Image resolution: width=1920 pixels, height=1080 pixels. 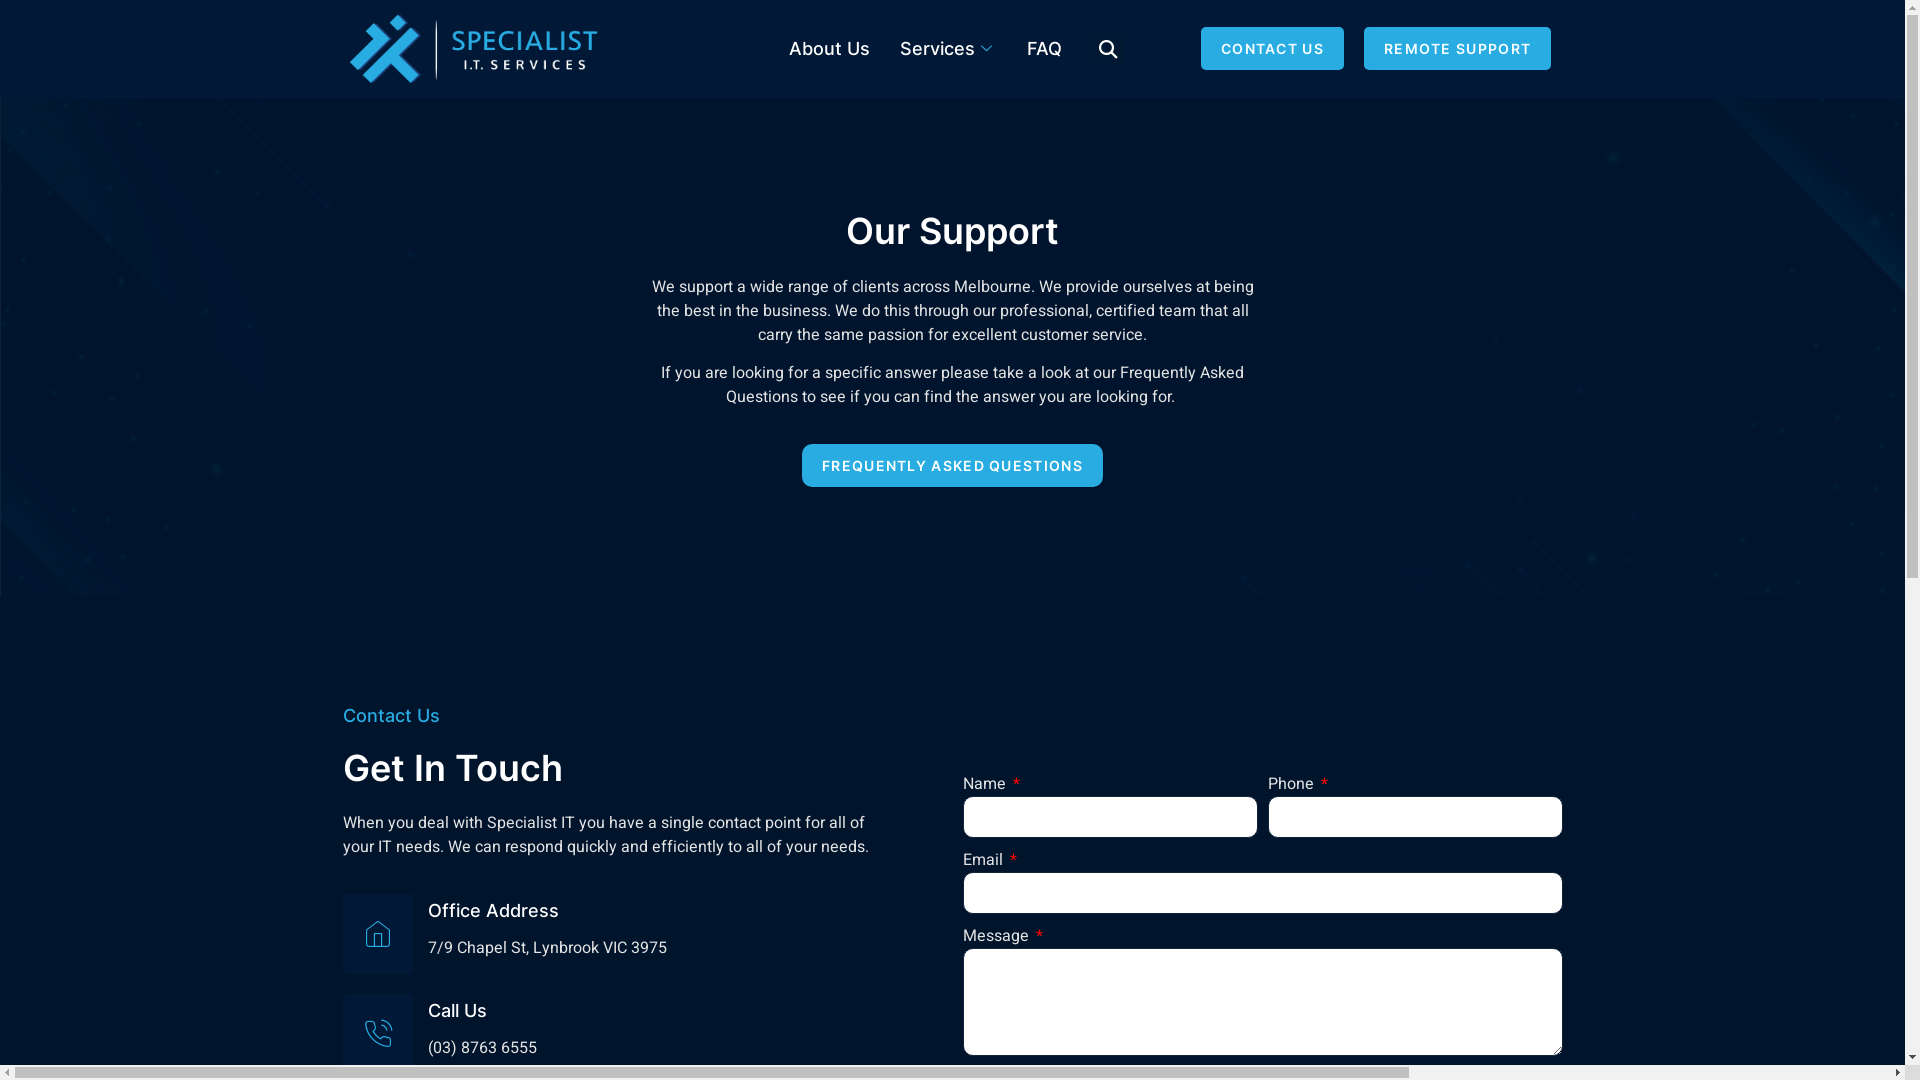 What do you see at coordinates (951, 465) in the screenshot?
I see `'FREQUENTLY ASKED QUESTIONS'` at bounding box center [951, 465].